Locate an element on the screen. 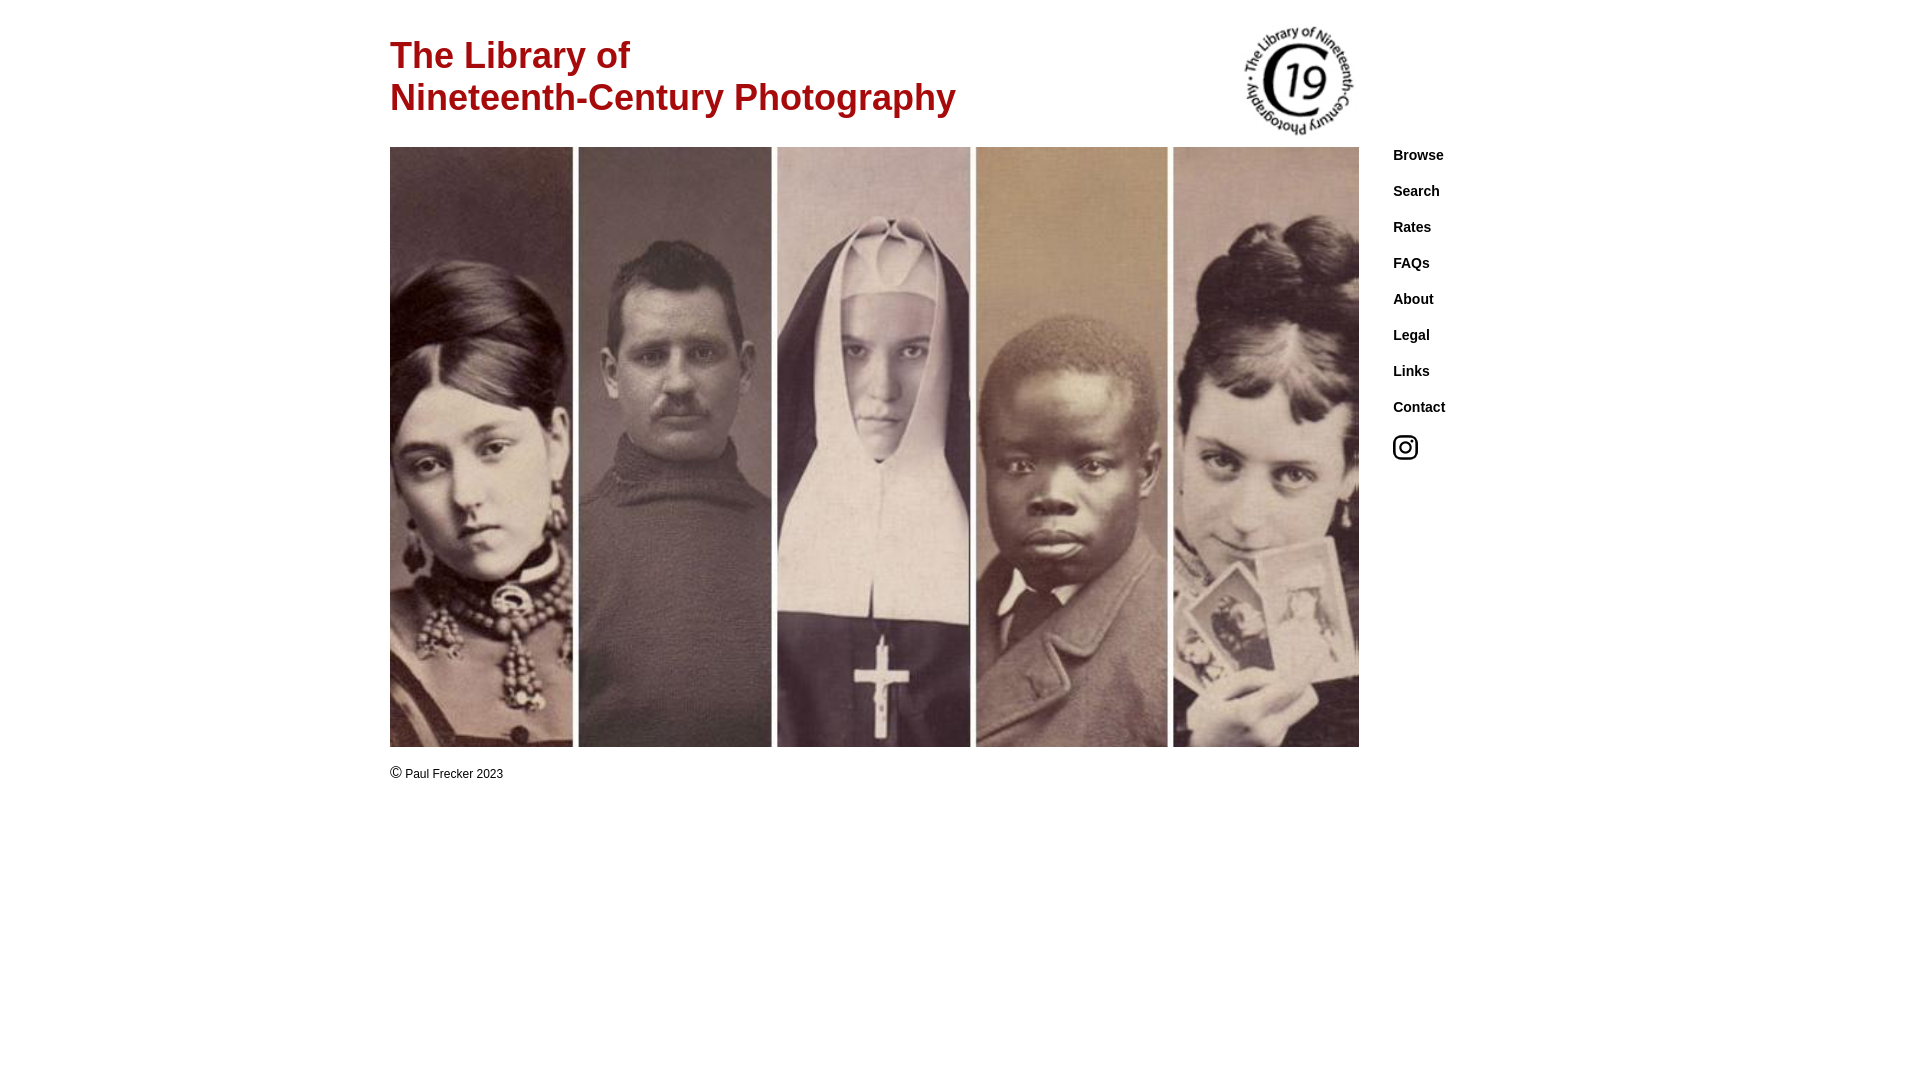 This screenshot has width=1920, height=1080. 'The Library of is located at coordinates (672, 75).